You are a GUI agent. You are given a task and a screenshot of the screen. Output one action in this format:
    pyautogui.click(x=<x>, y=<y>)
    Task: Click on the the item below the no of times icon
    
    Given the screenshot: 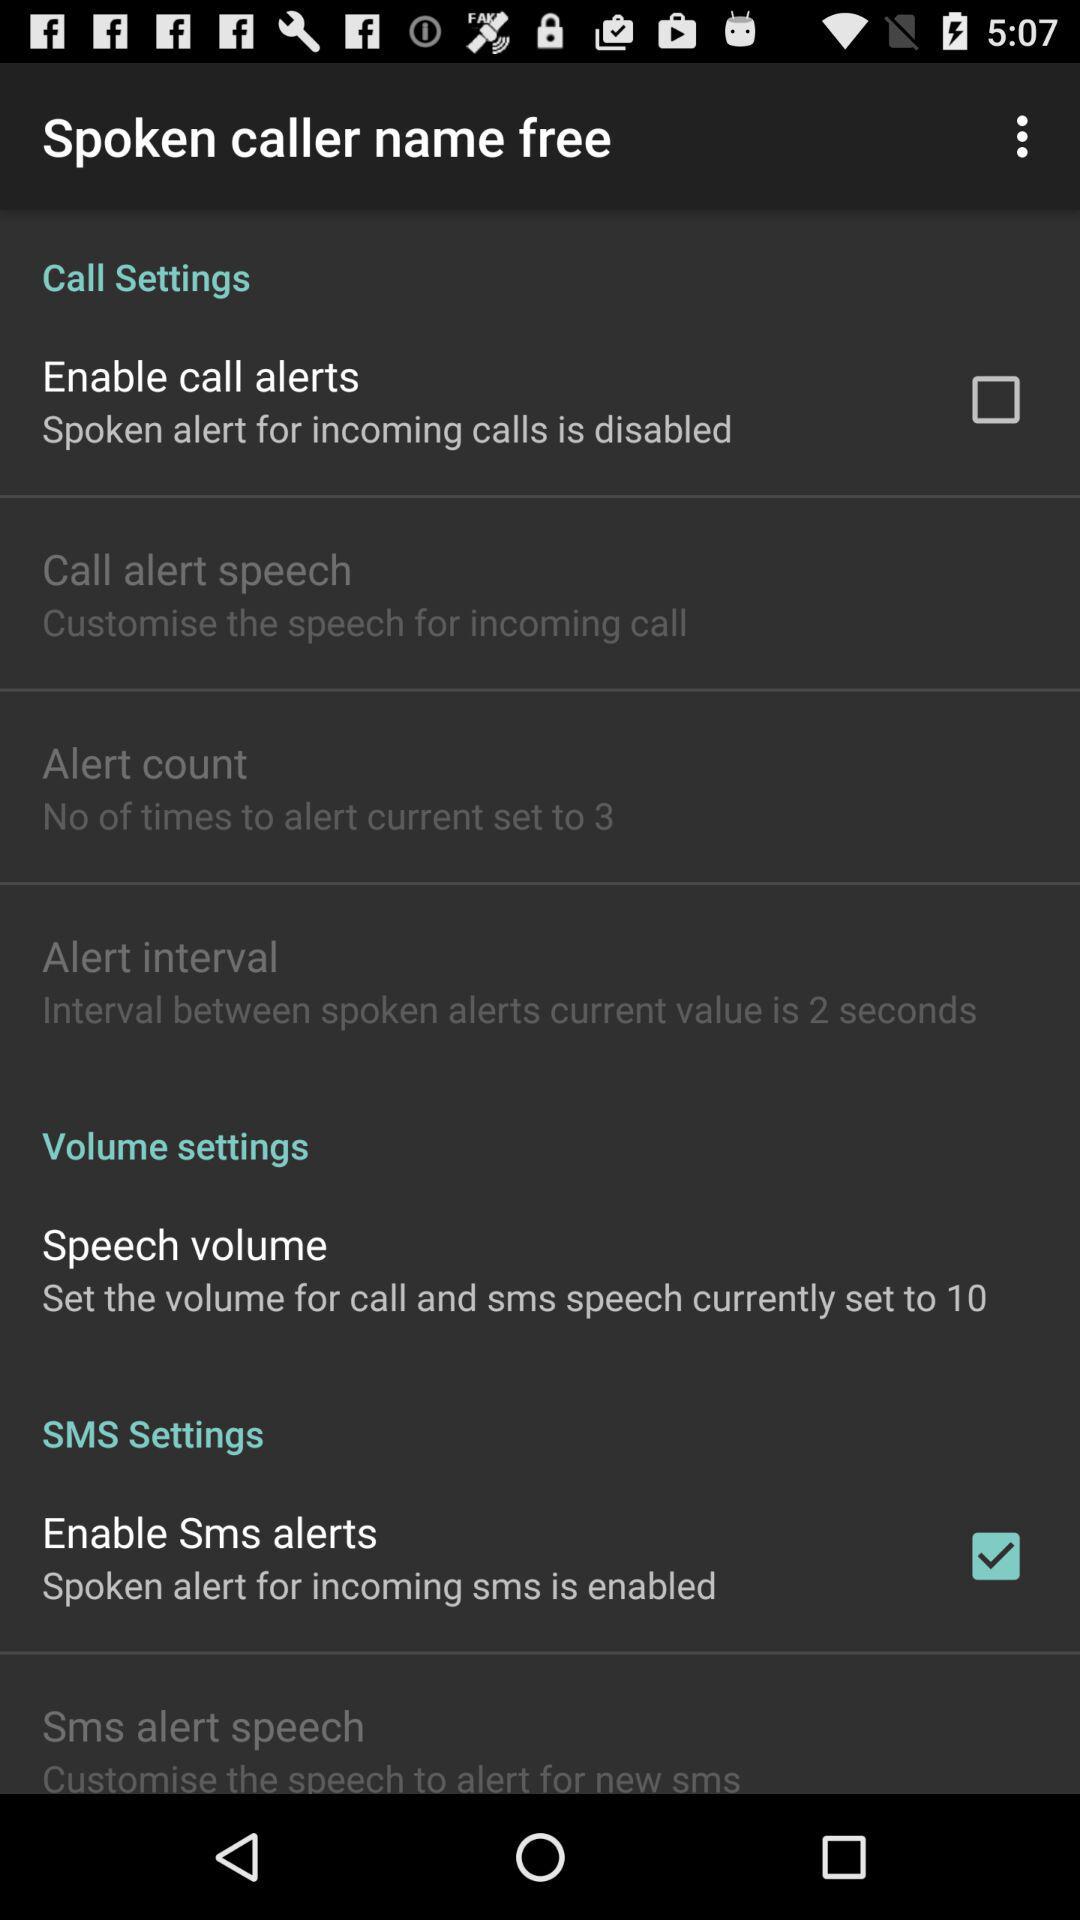 What is the action you would take?
    pyautogui.click(x=159, y=954)
    